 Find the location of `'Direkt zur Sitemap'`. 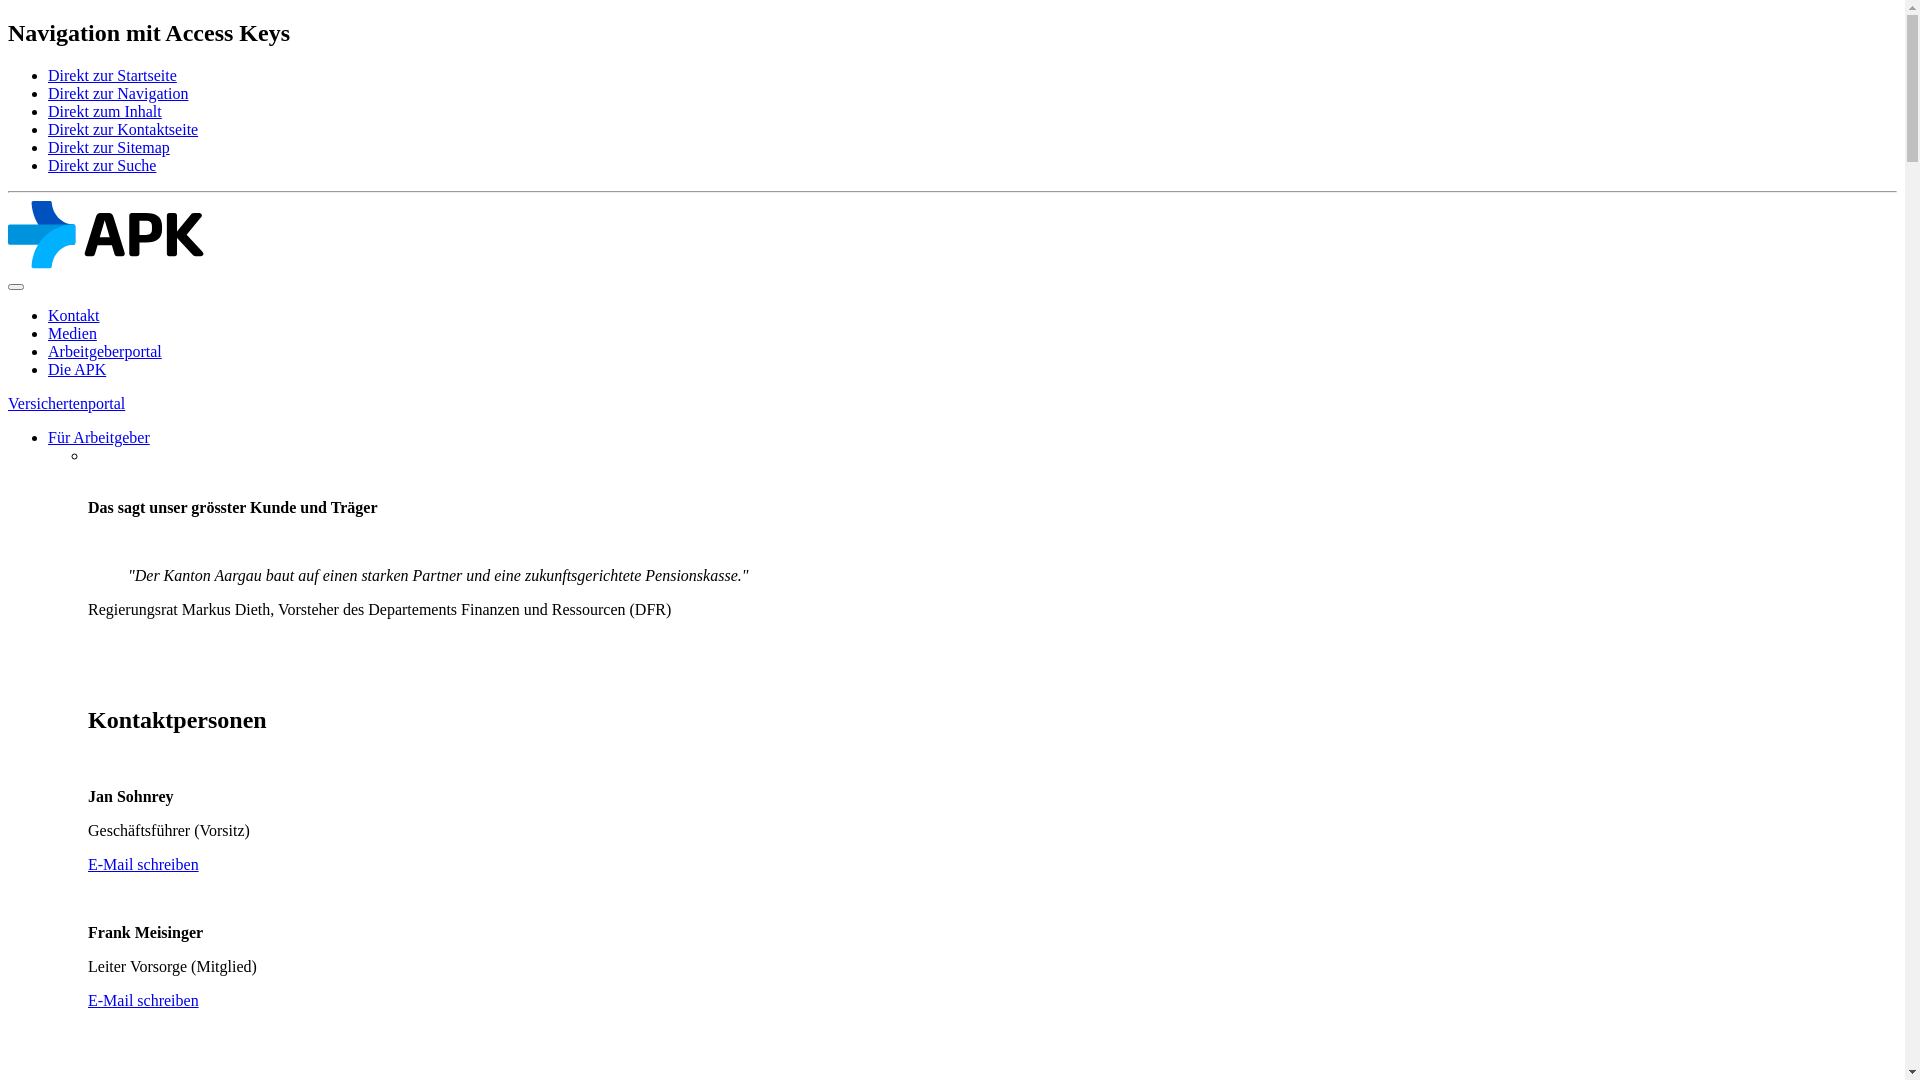

'Direkt zur Sitemap' is located at coordinates (108, 146).